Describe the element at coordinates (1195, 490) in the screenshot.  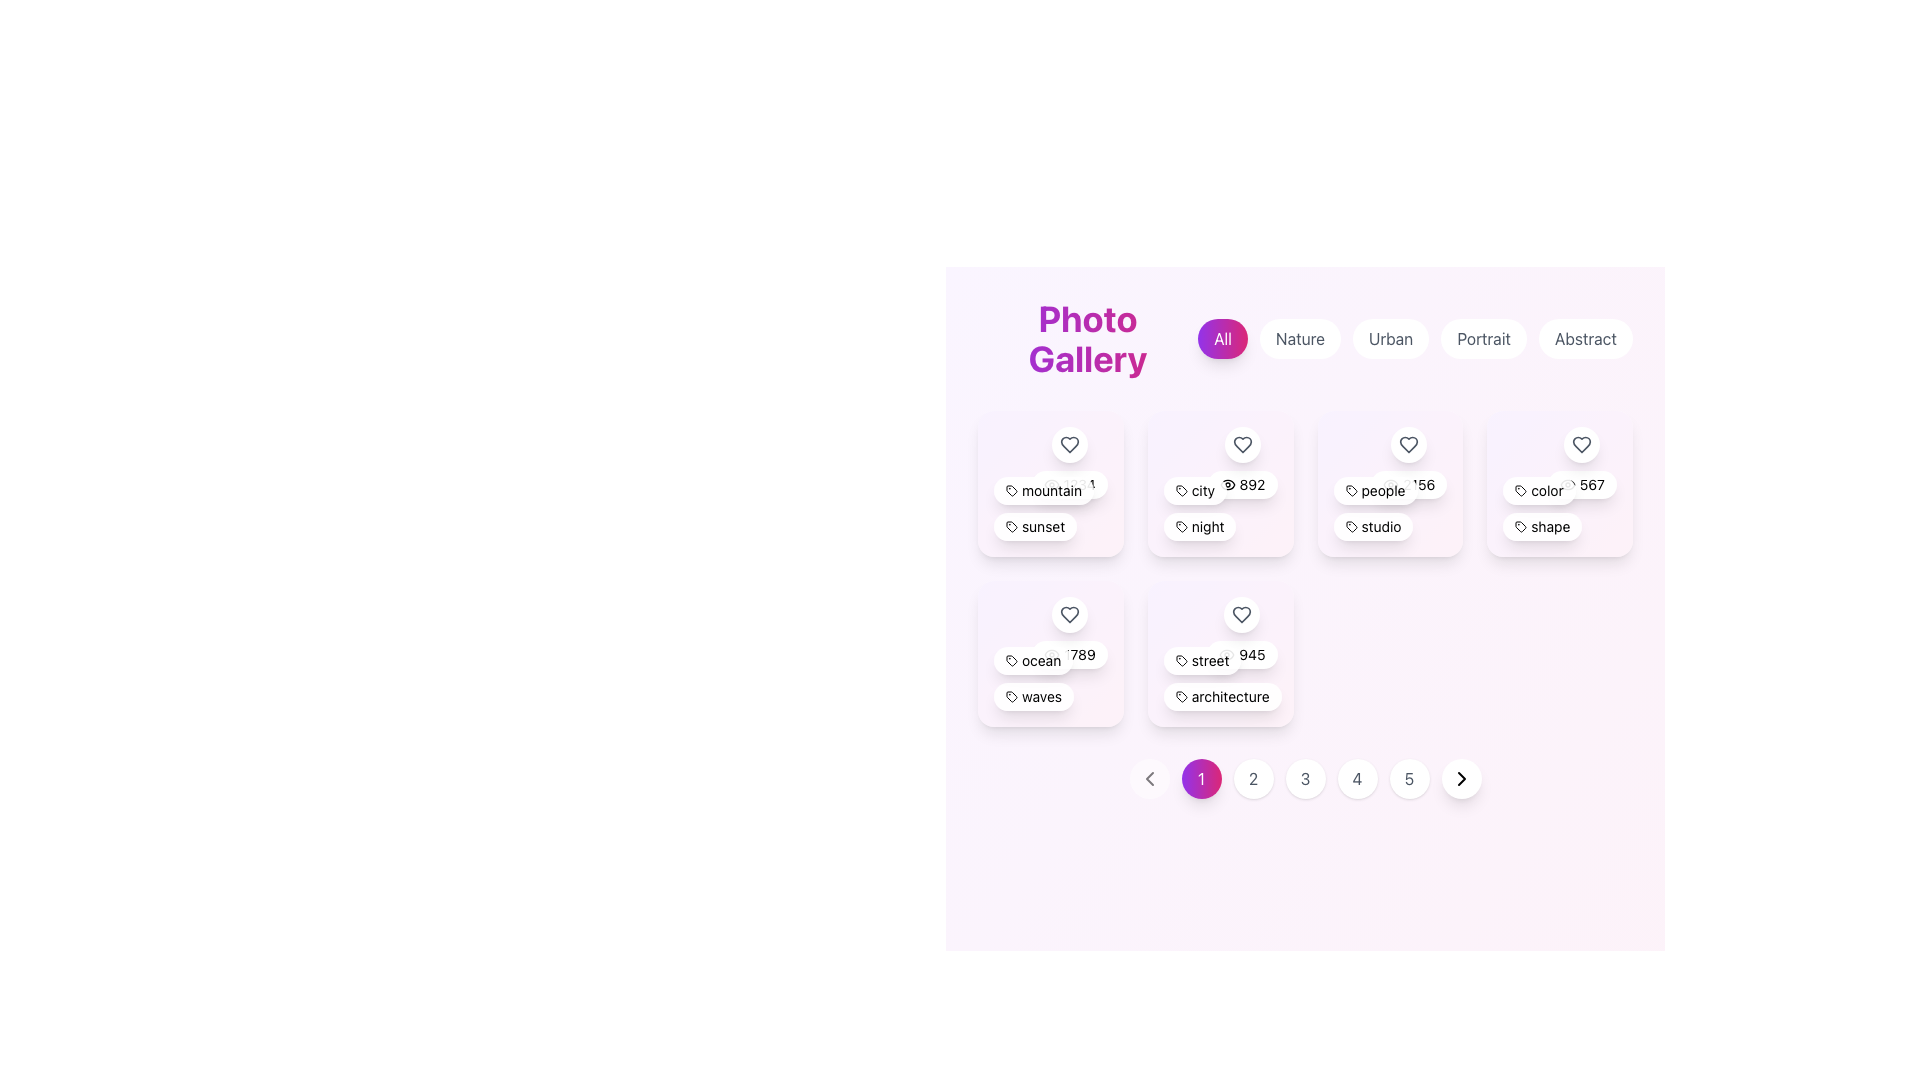
I see `the leftmost tag in the second card of tags displayed in rows, positioned below the 'mountain' tag, to interact with it` at that location.